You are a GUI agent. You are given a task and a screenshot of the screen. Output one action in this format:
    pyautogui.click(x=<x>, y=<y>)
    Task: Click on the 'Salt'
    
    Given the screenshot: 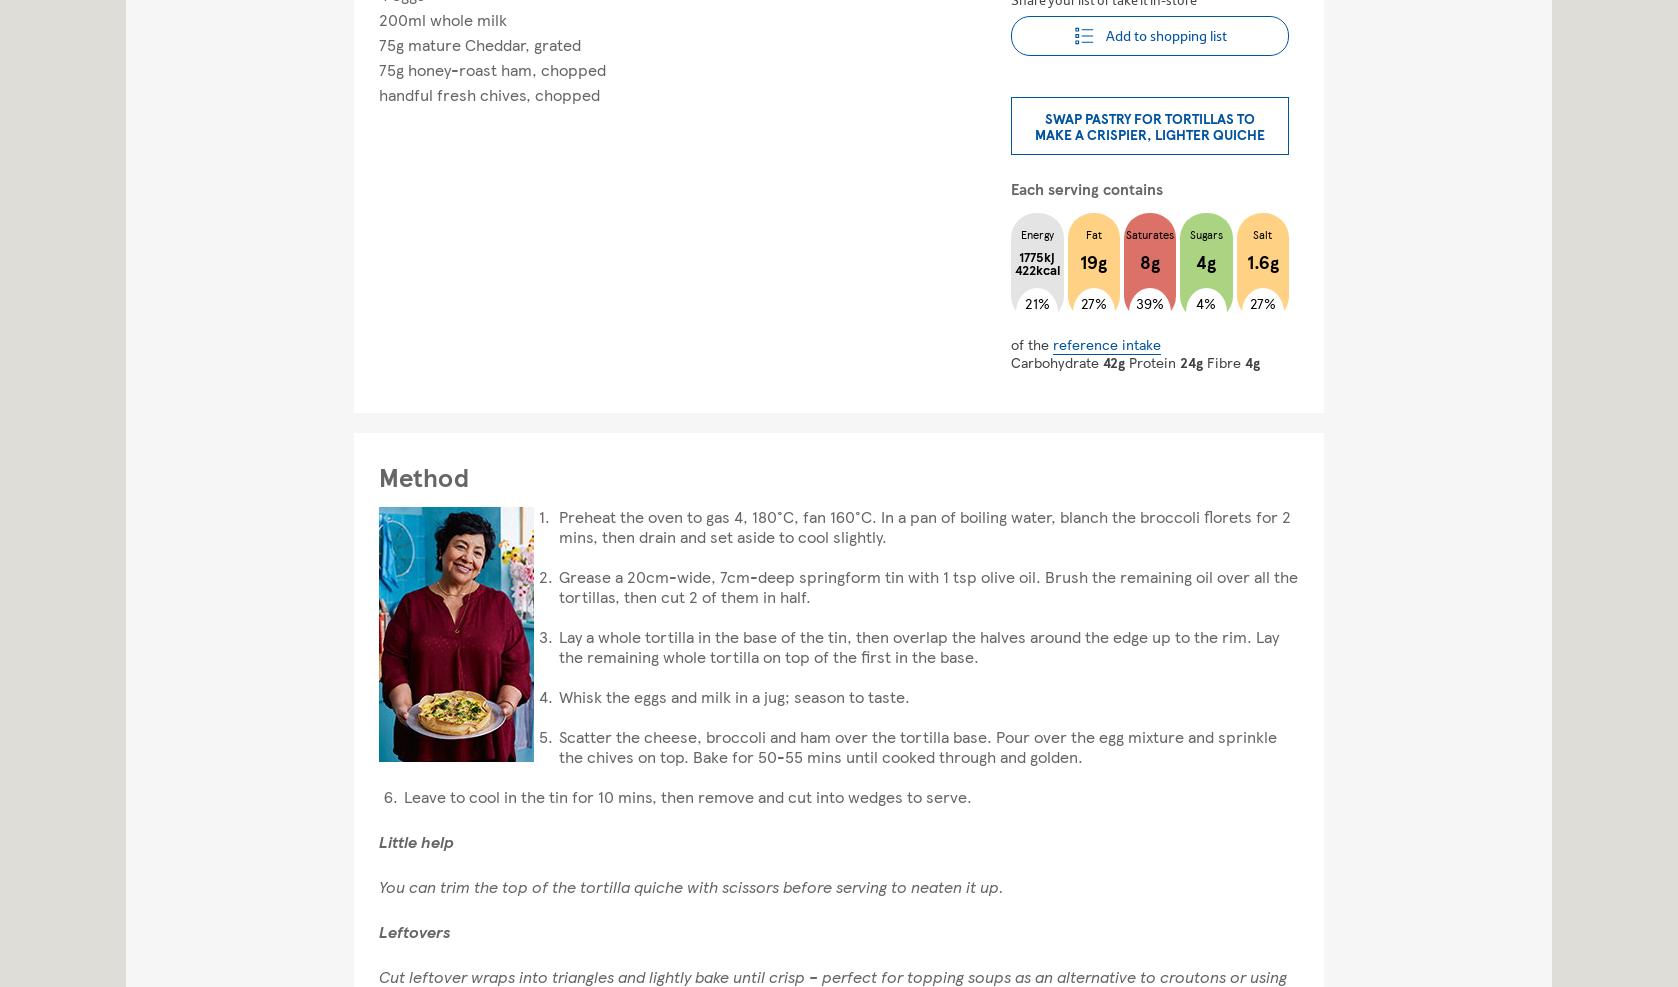 What is the action you would take?
    pyautogui.click(x=1261, y=233)
    